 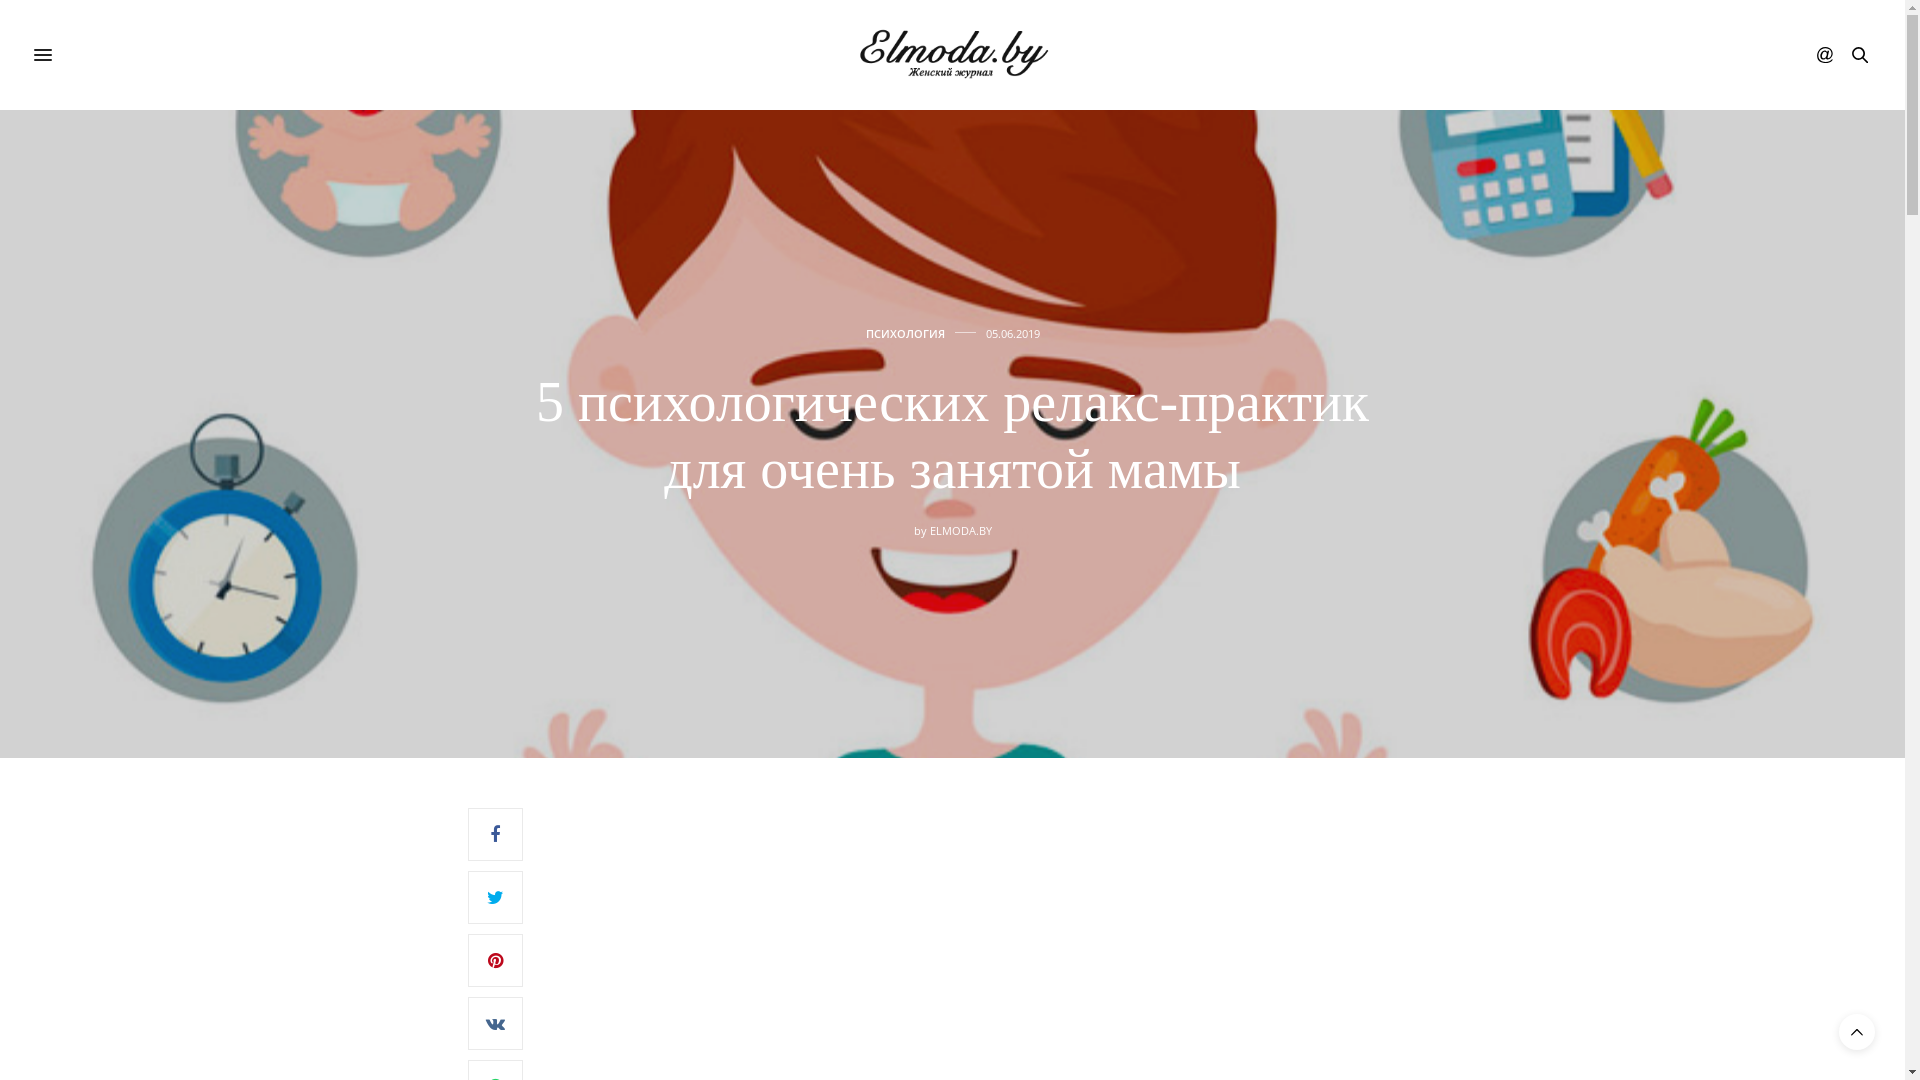 I want to click on 'Scroll To Top', so click(x=1856, y=1032).